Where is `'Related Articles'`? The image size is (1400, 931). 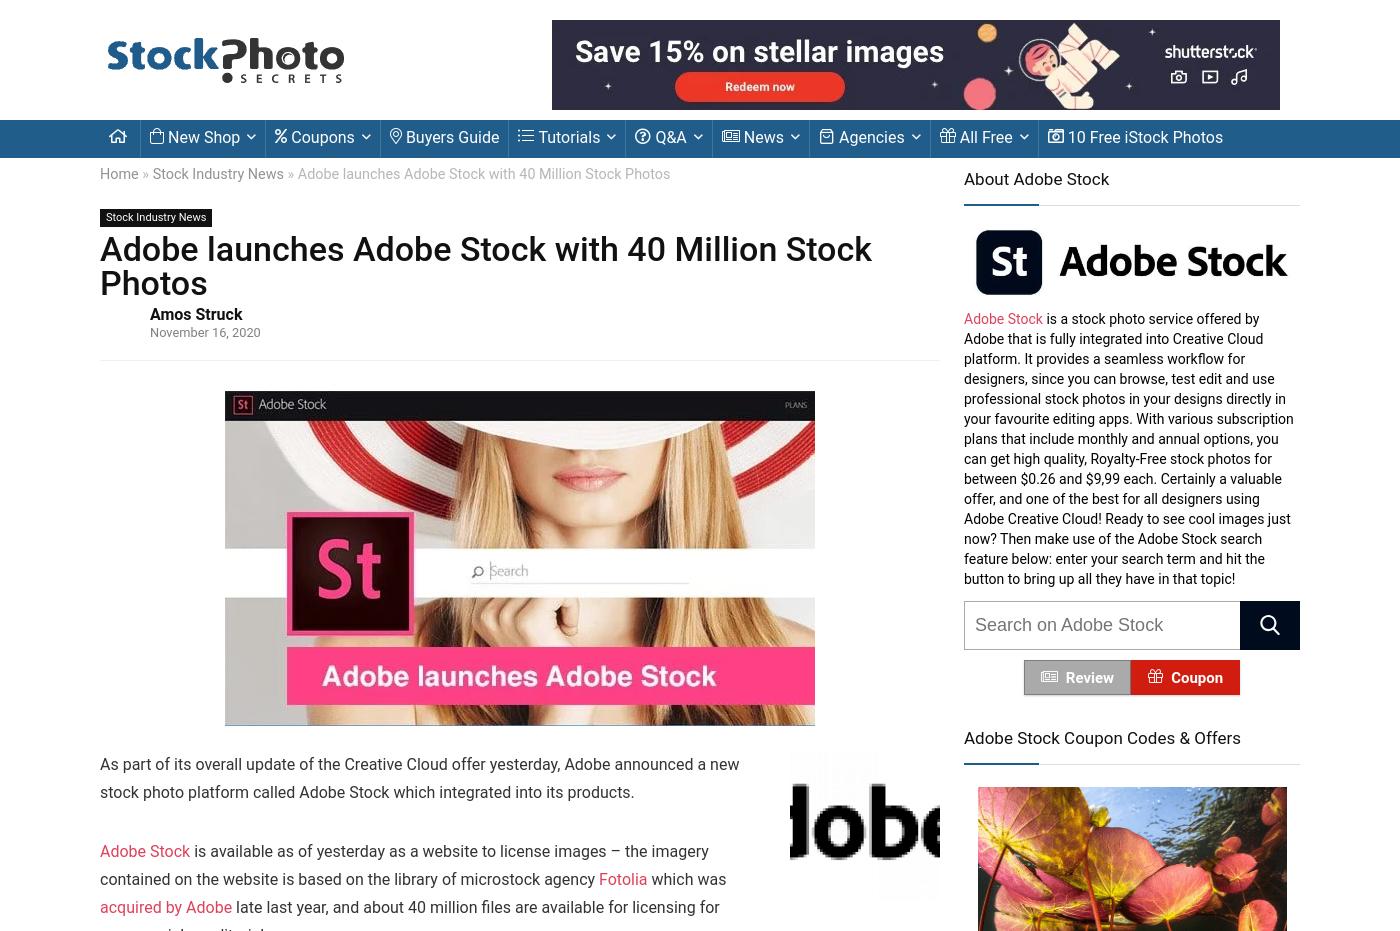 'Related Articles' is located at coordinates (164, 746).